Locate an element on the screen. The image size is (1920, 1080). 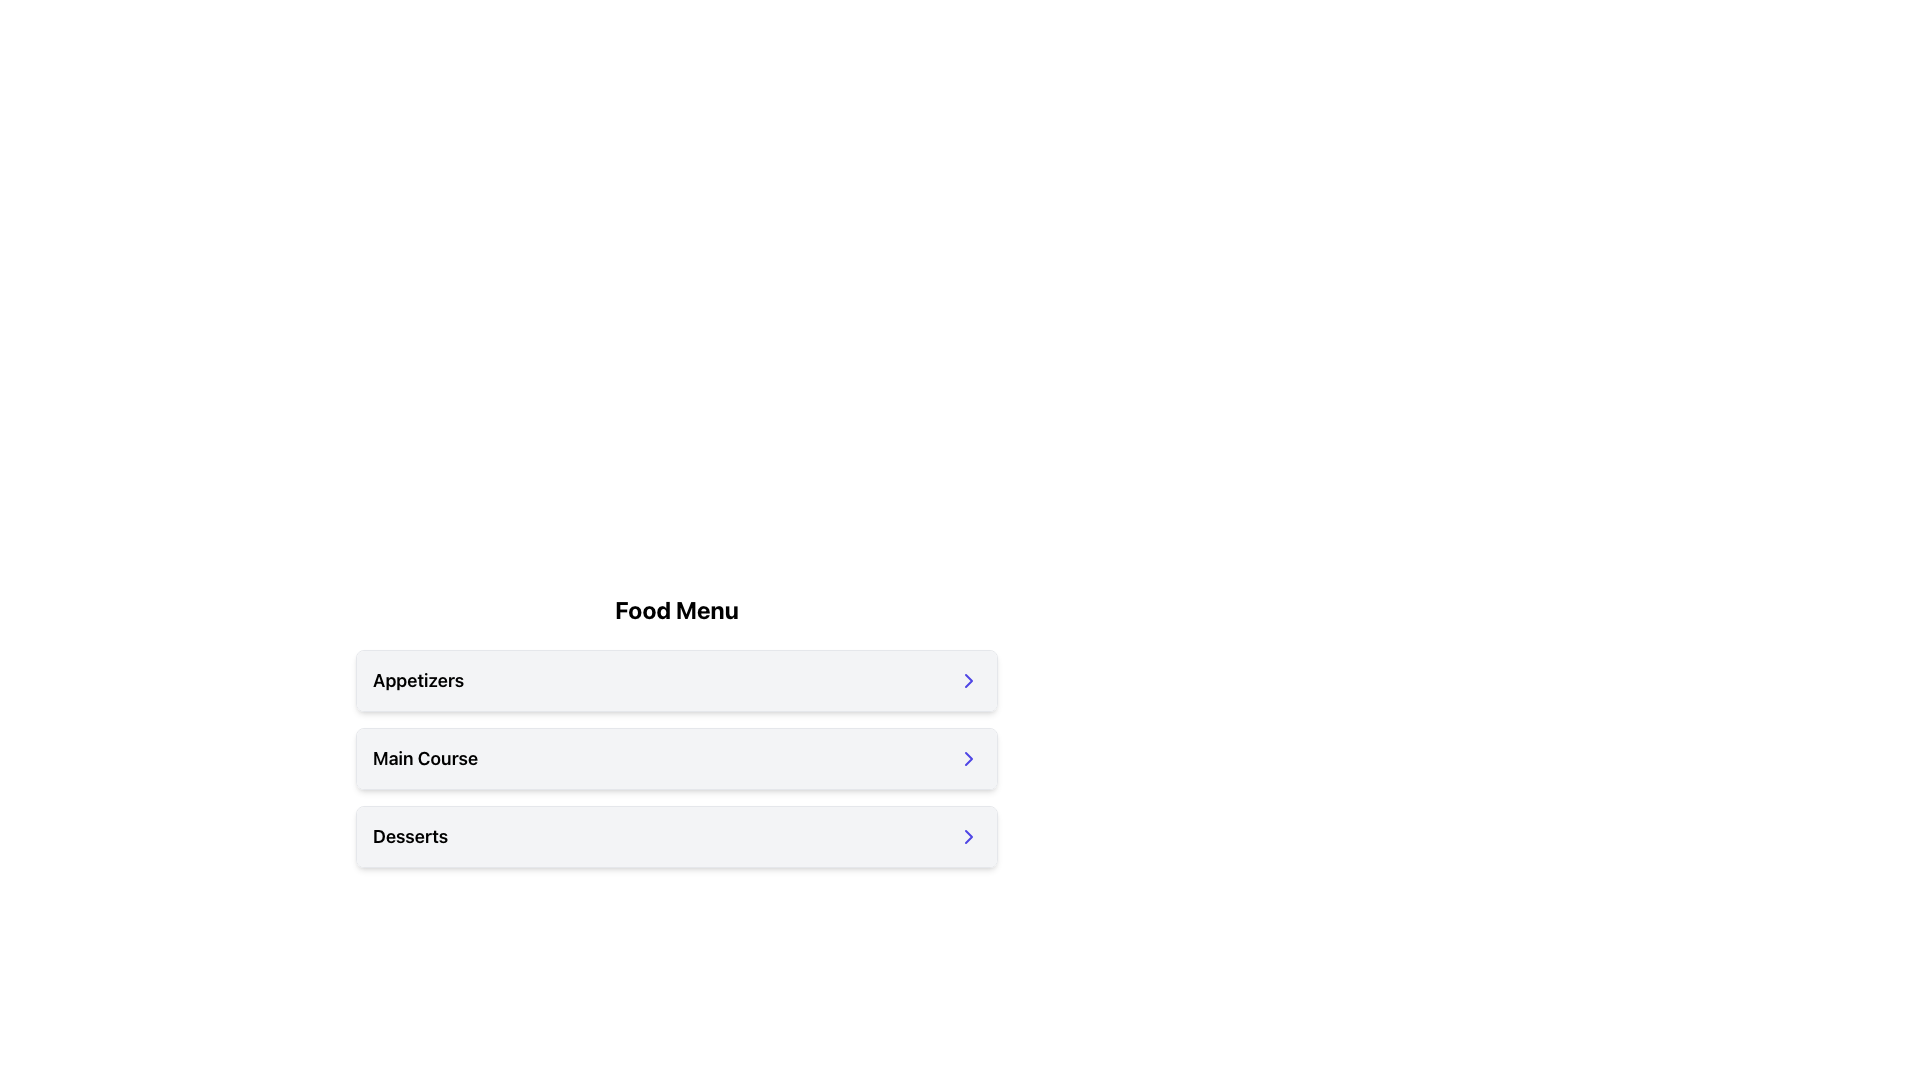
the 'Desserts' menu item, which is the third item in the vertically stacked menu list is located at coordinates (676, 837).